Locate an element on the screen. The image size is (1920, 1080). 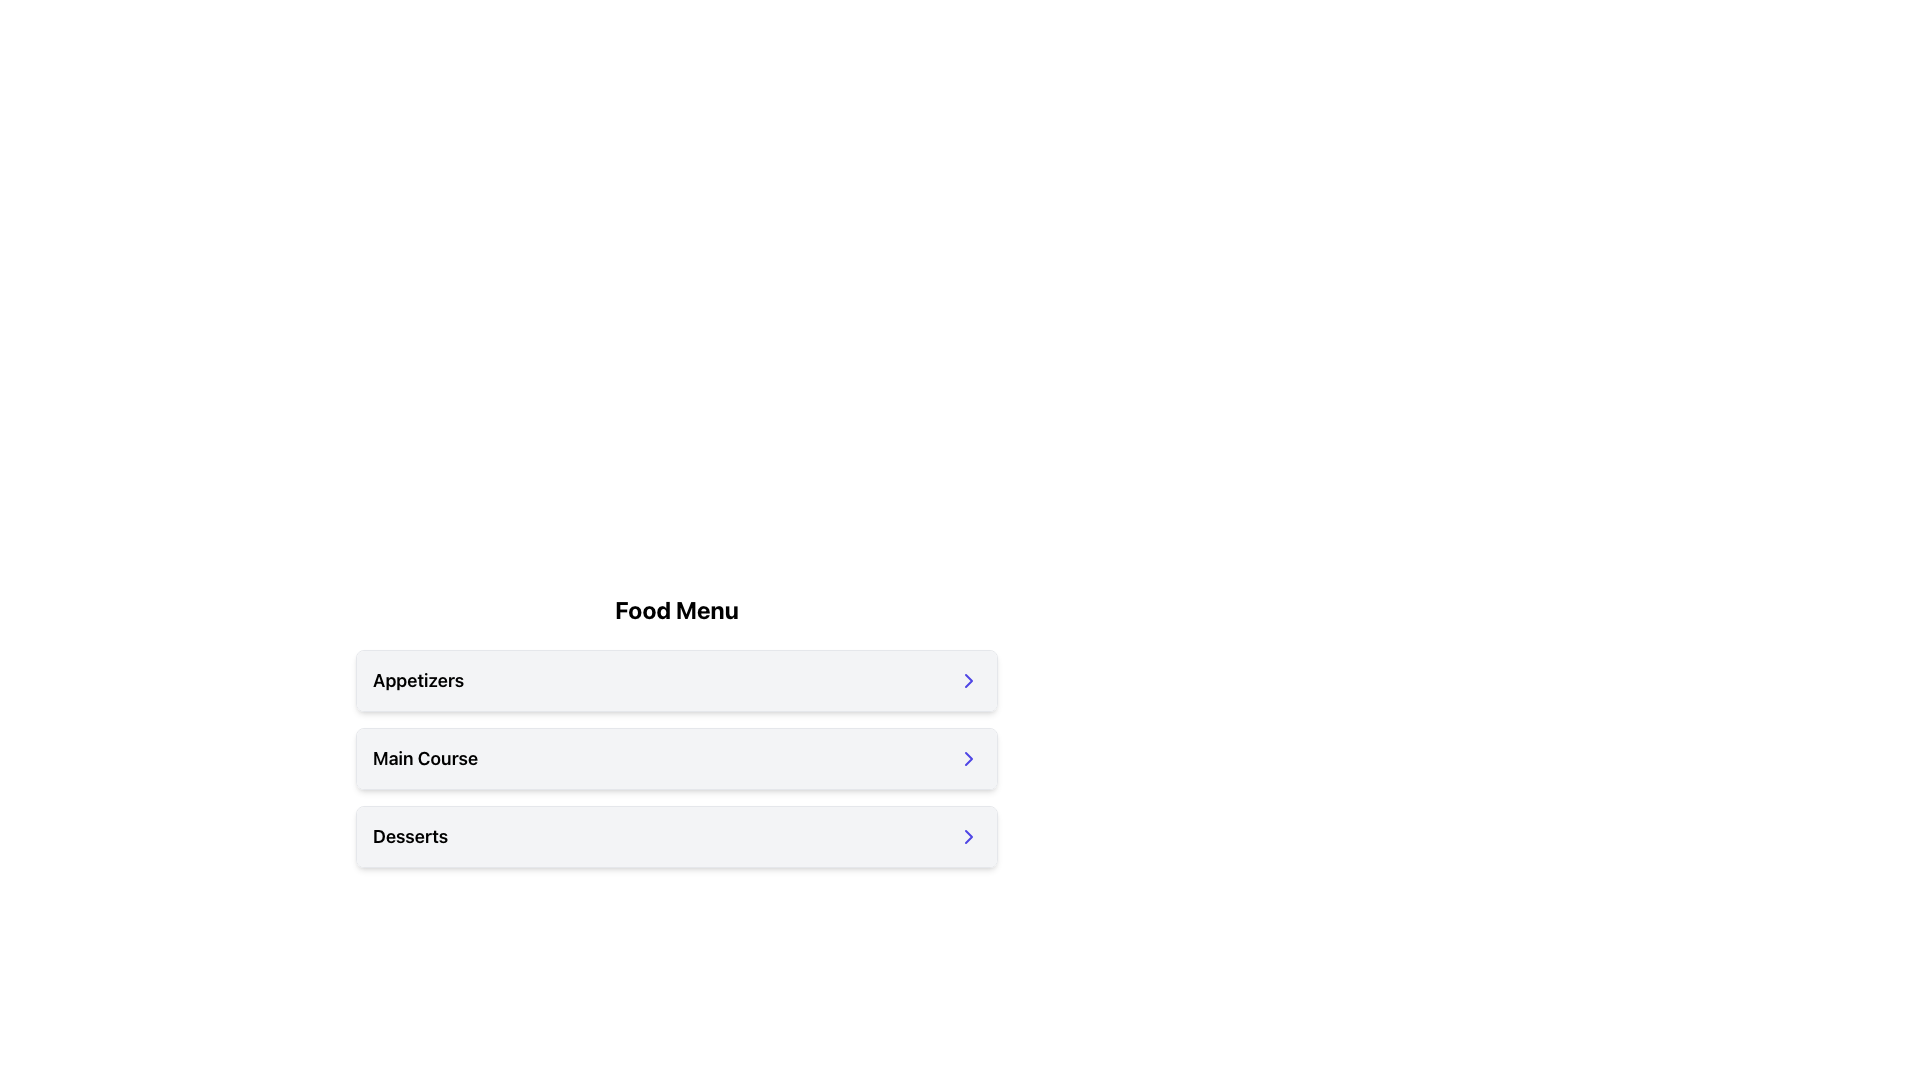
the 'Desserts' menu item, which is the third item in the vertically stacked menu list is located at coordinates (676, 837).